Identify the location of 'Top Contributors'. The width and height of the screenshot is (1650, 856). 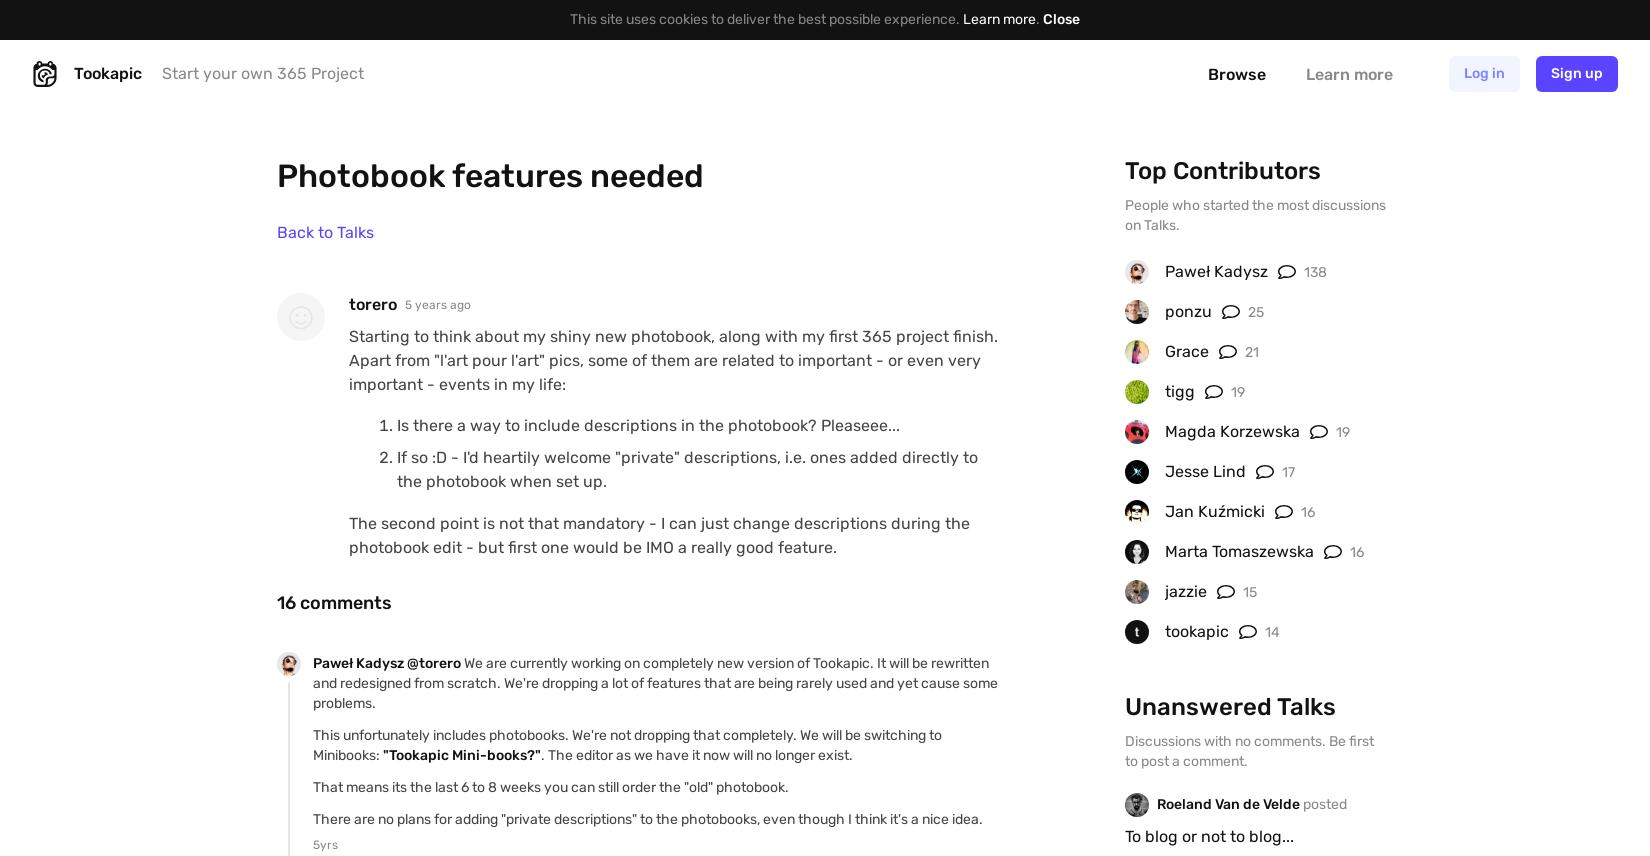
(1124, 171).